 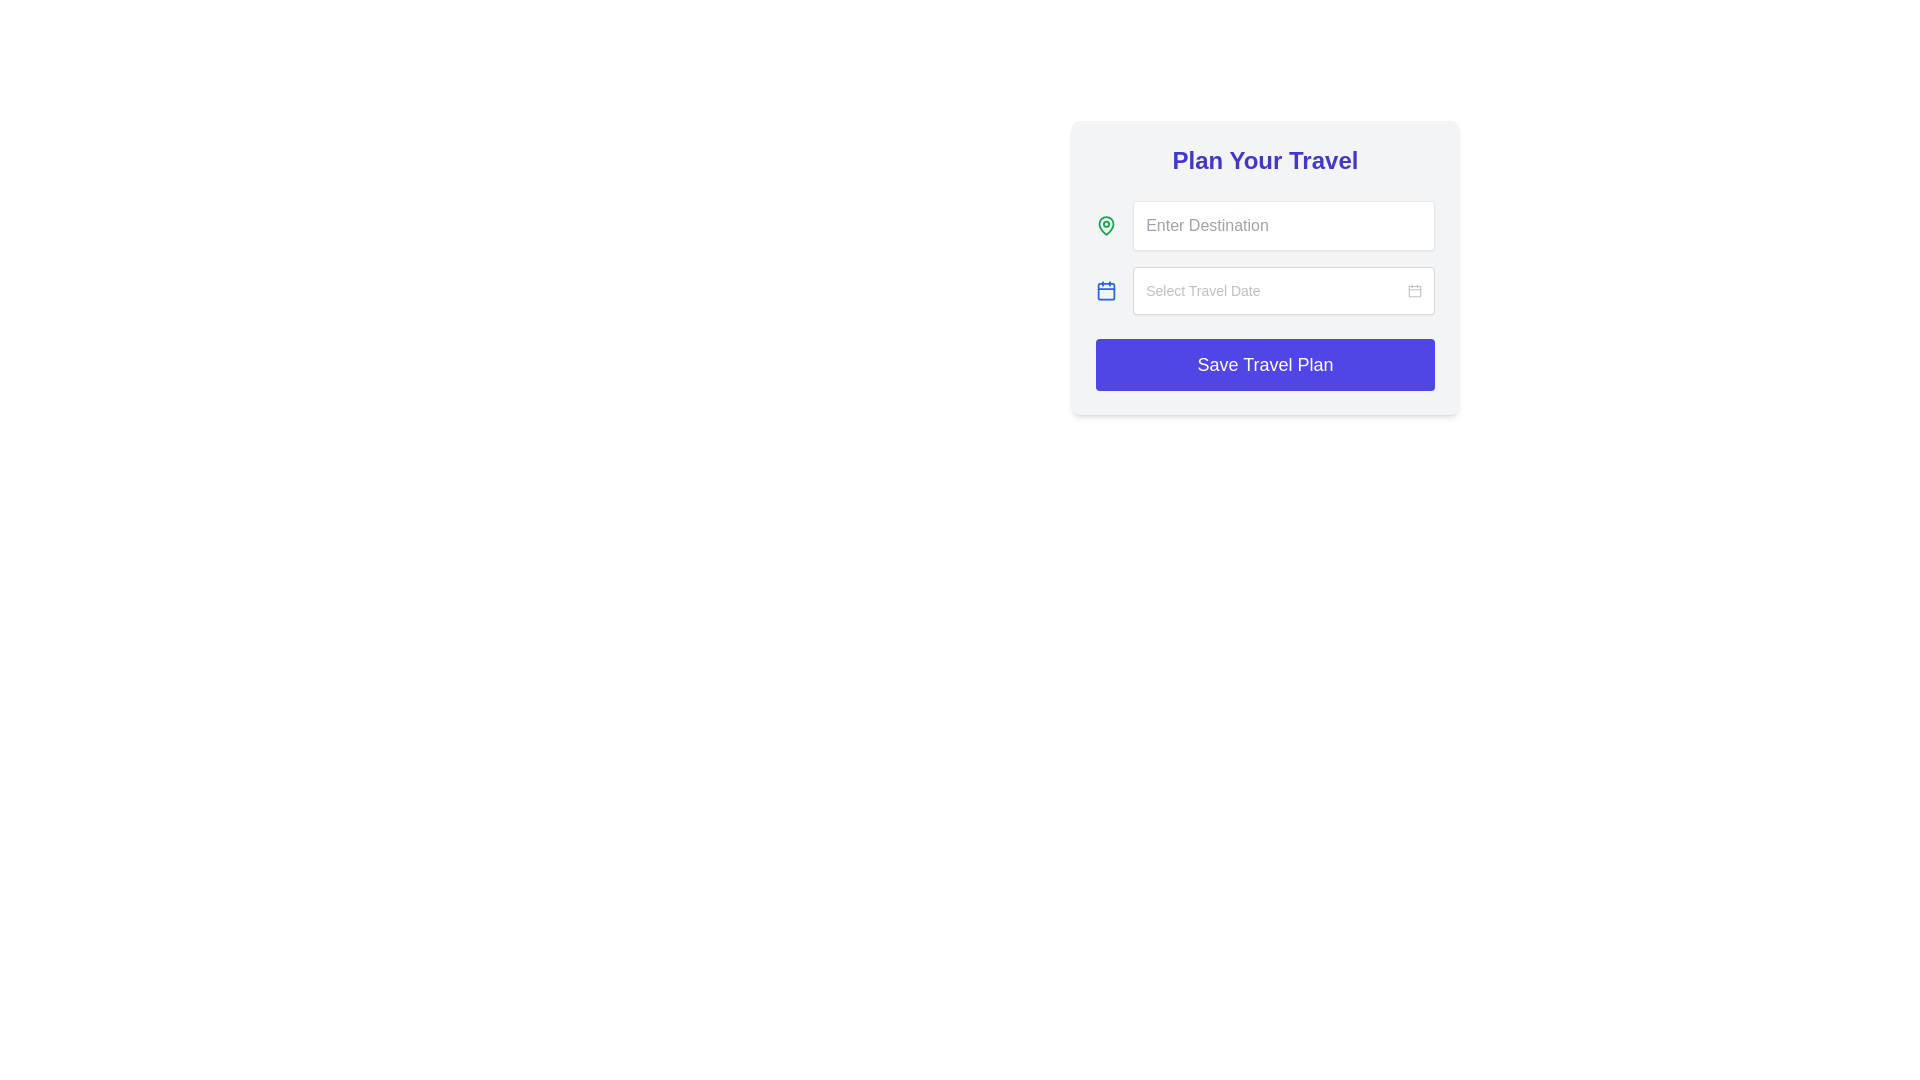 What do you see at coordinates (1284, 290) in the screenshot?
I see `the date picker input field located below the 'Enter Destination' input field and above the 'Save Travel Plan' button to enable keyboard input` at bounding box center [1284, 290].